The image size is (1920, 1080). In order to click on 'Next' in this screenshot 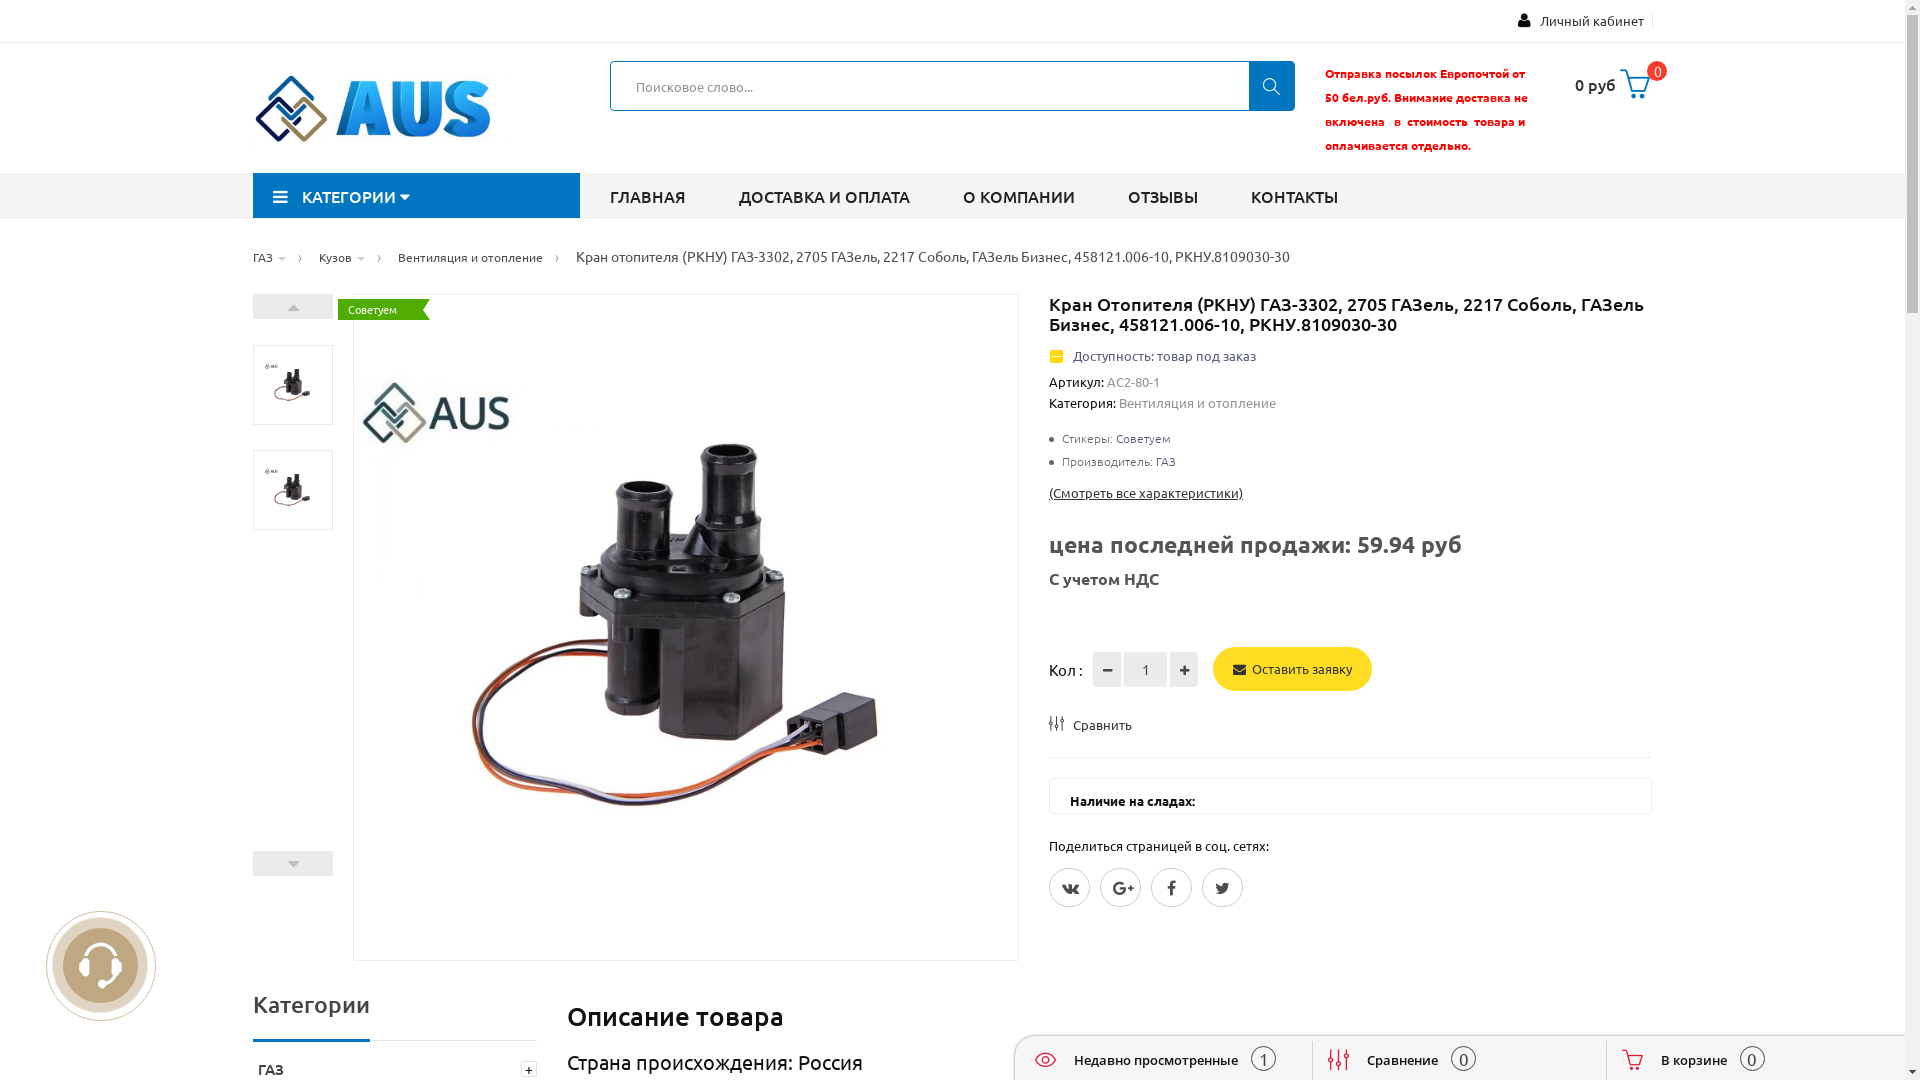, I will do `click(291, 306)`.